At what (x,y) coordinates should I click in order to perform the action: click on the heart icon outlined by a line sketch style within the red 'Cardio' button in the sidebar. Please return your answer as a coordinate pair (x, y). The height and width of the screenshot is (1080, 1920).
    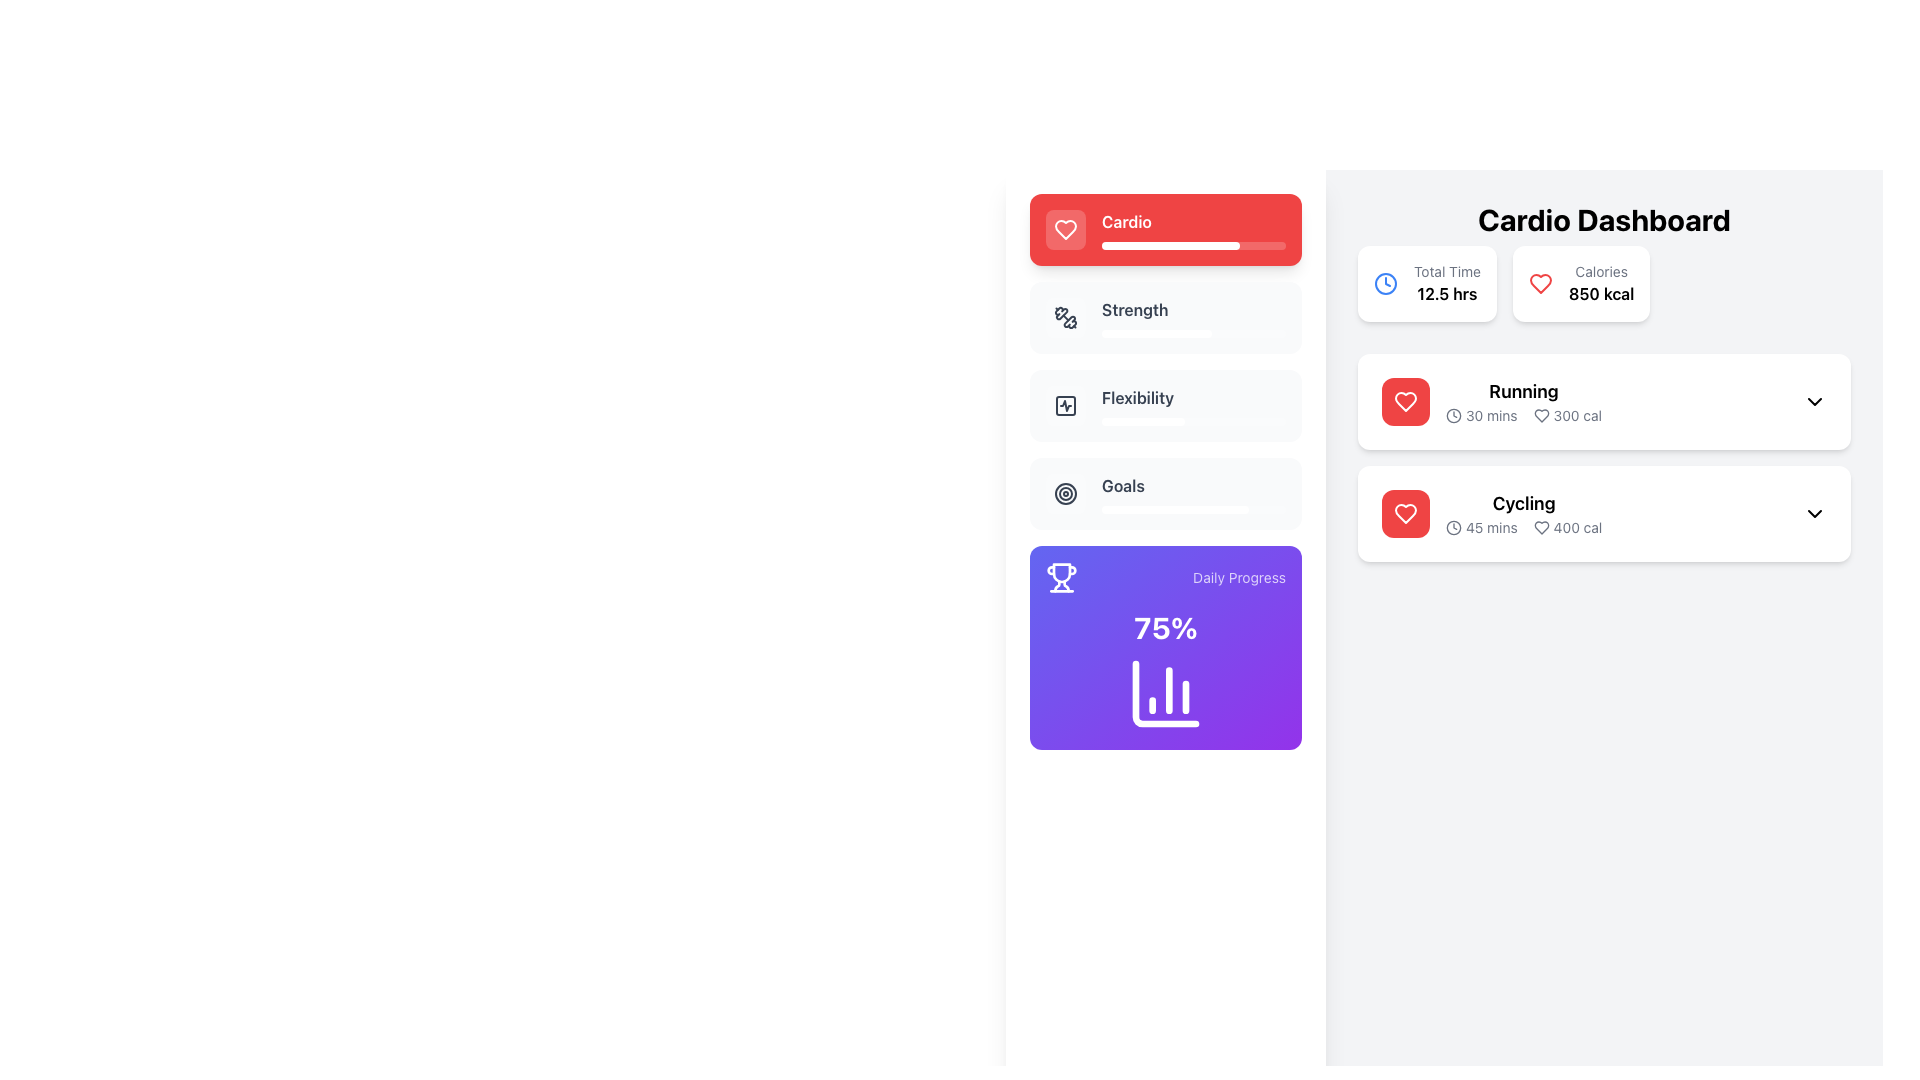
    Looking at the image, I should click on (1064, 229).